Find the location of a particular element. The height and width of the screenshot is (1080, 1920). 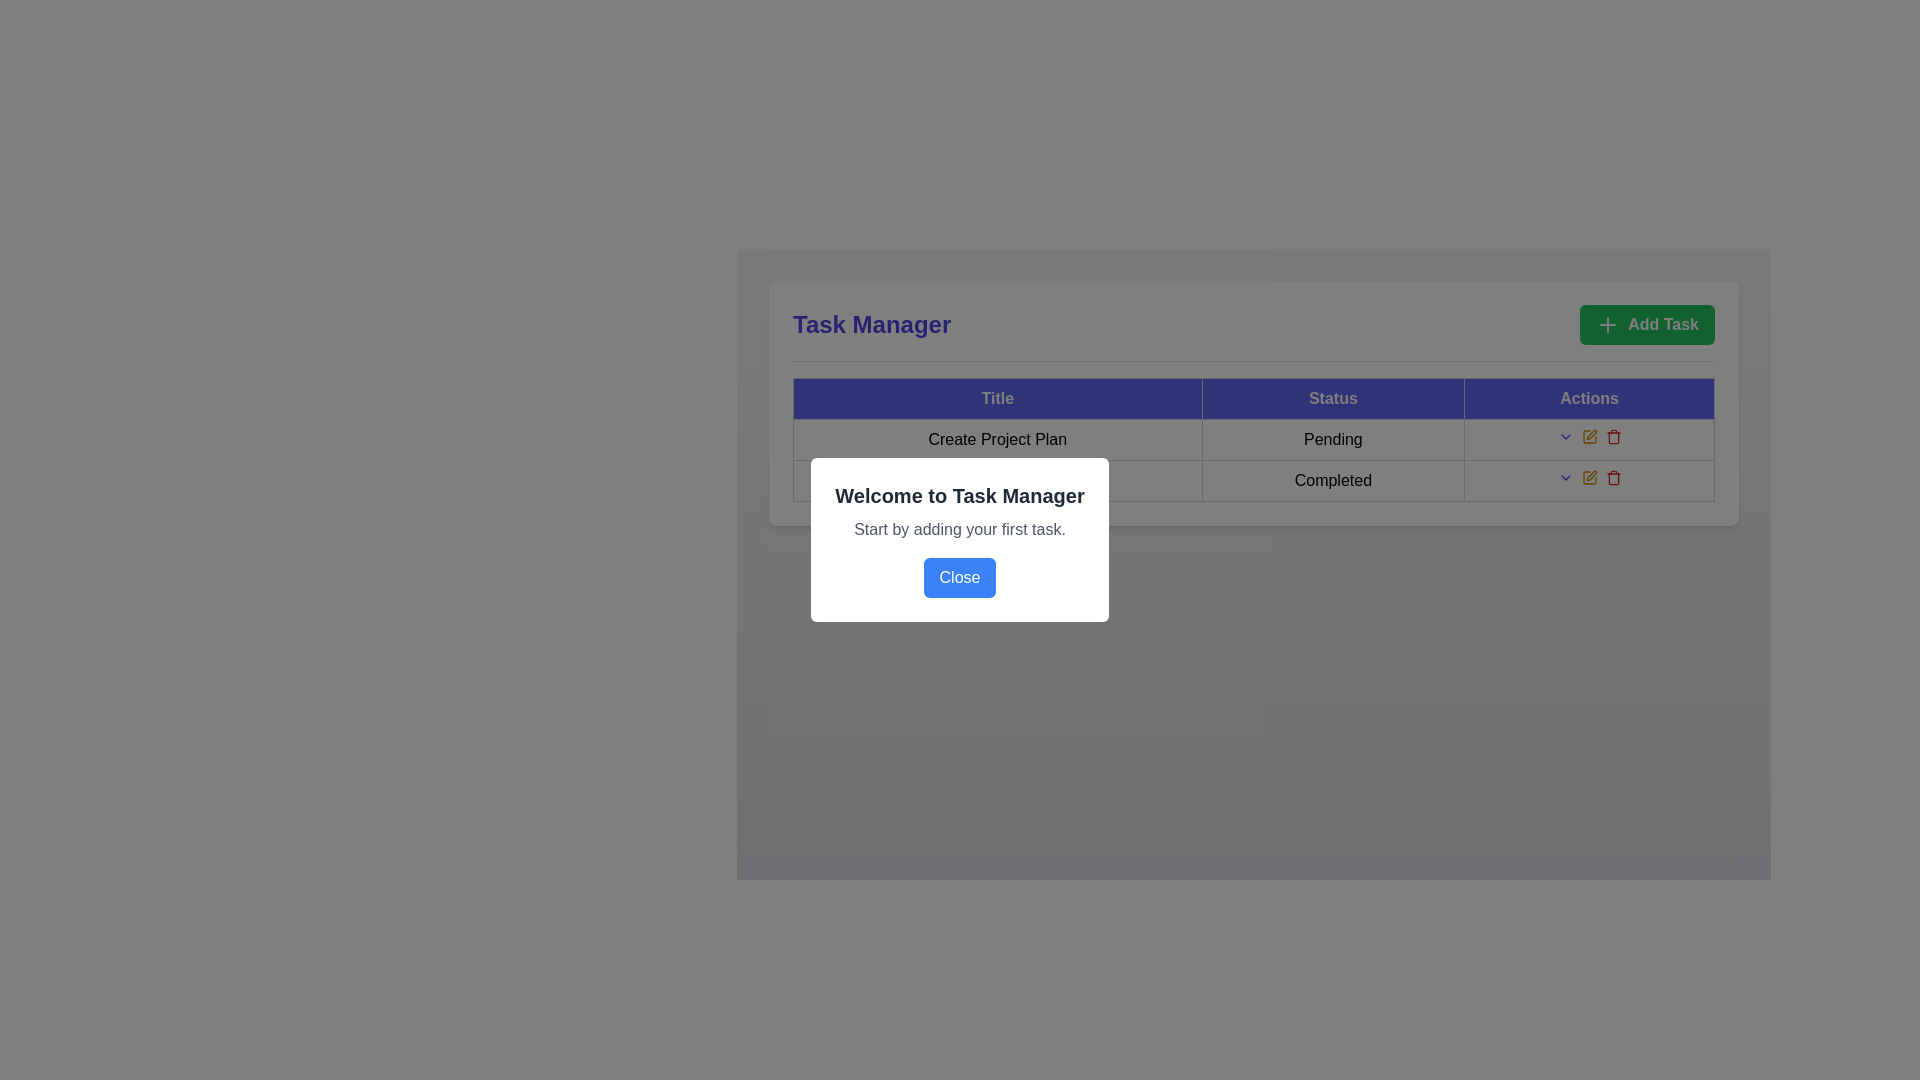

the 'Actions' header label, which is styled with a blue background and grey text, positioned to the right of the 'Status' element is located at coordinates (1588, 398).